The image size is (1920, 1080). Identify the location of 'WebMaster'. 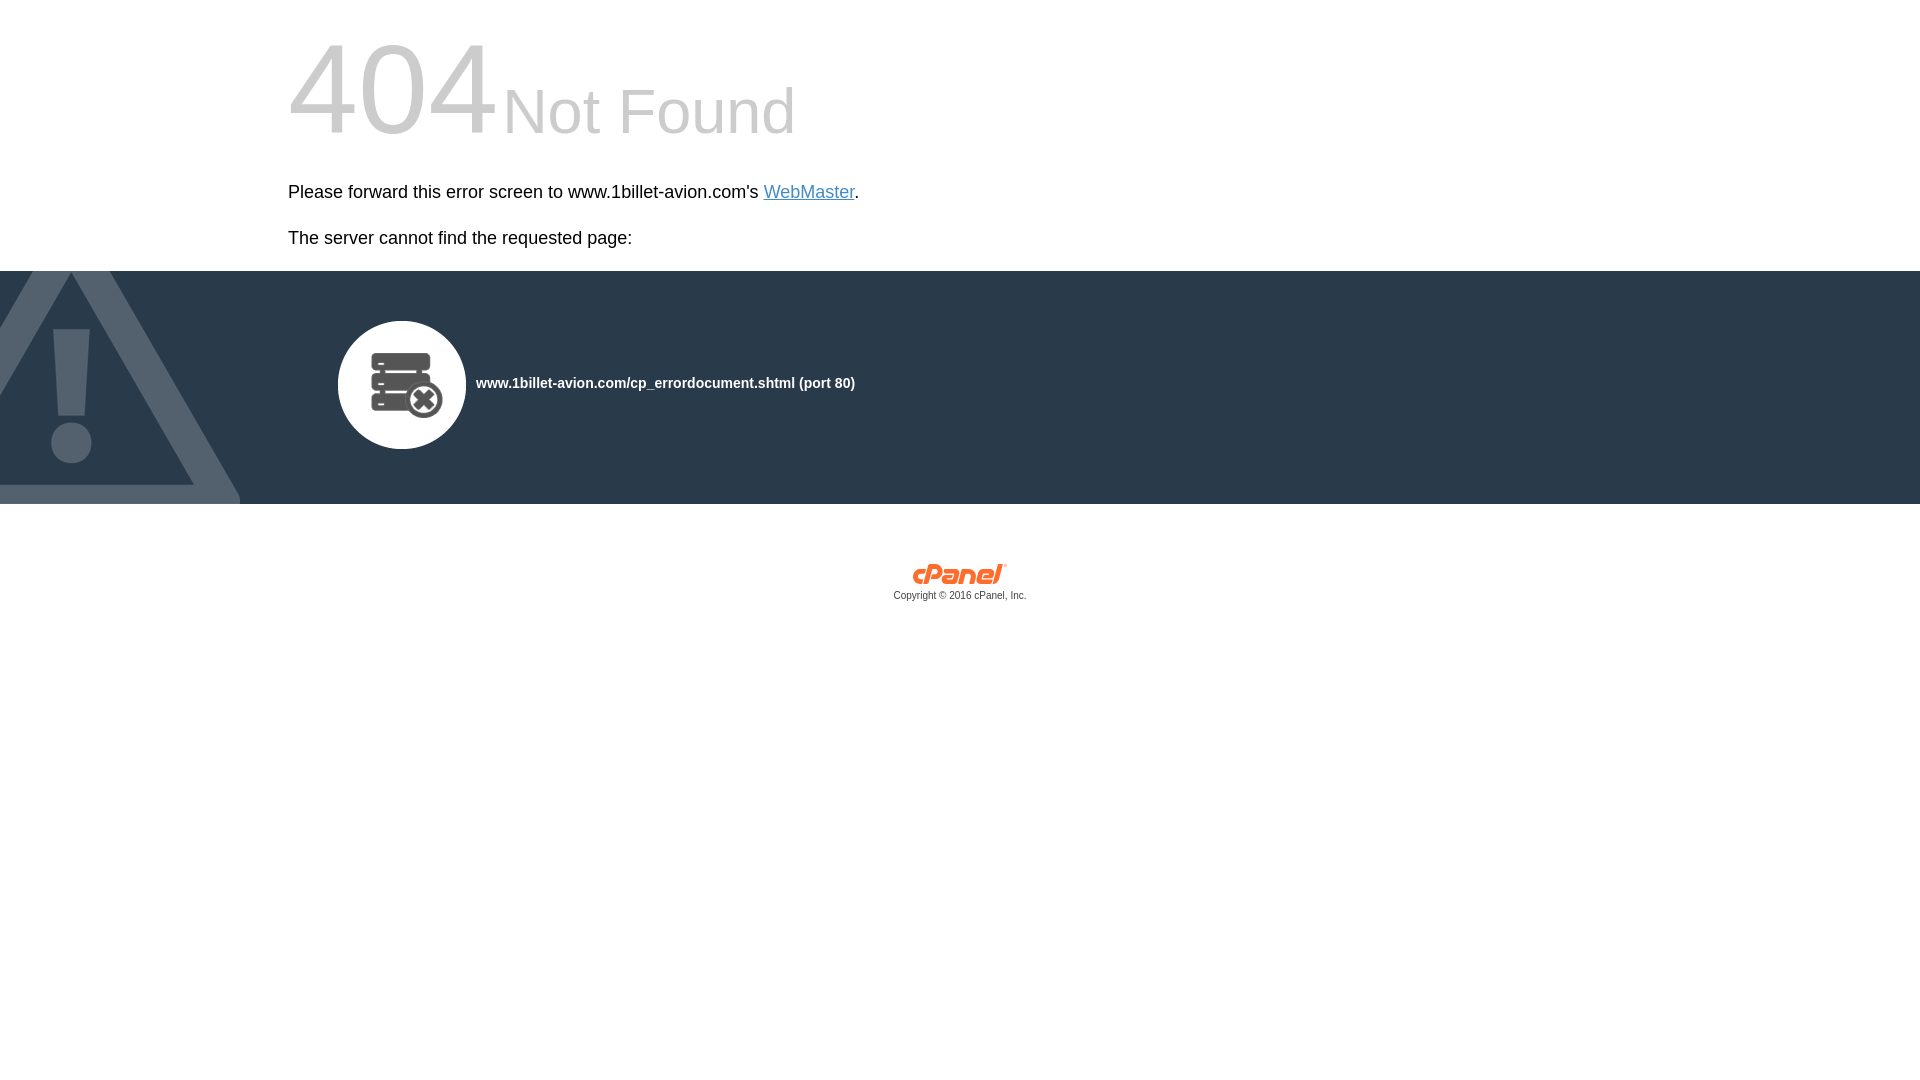
(809, 192).